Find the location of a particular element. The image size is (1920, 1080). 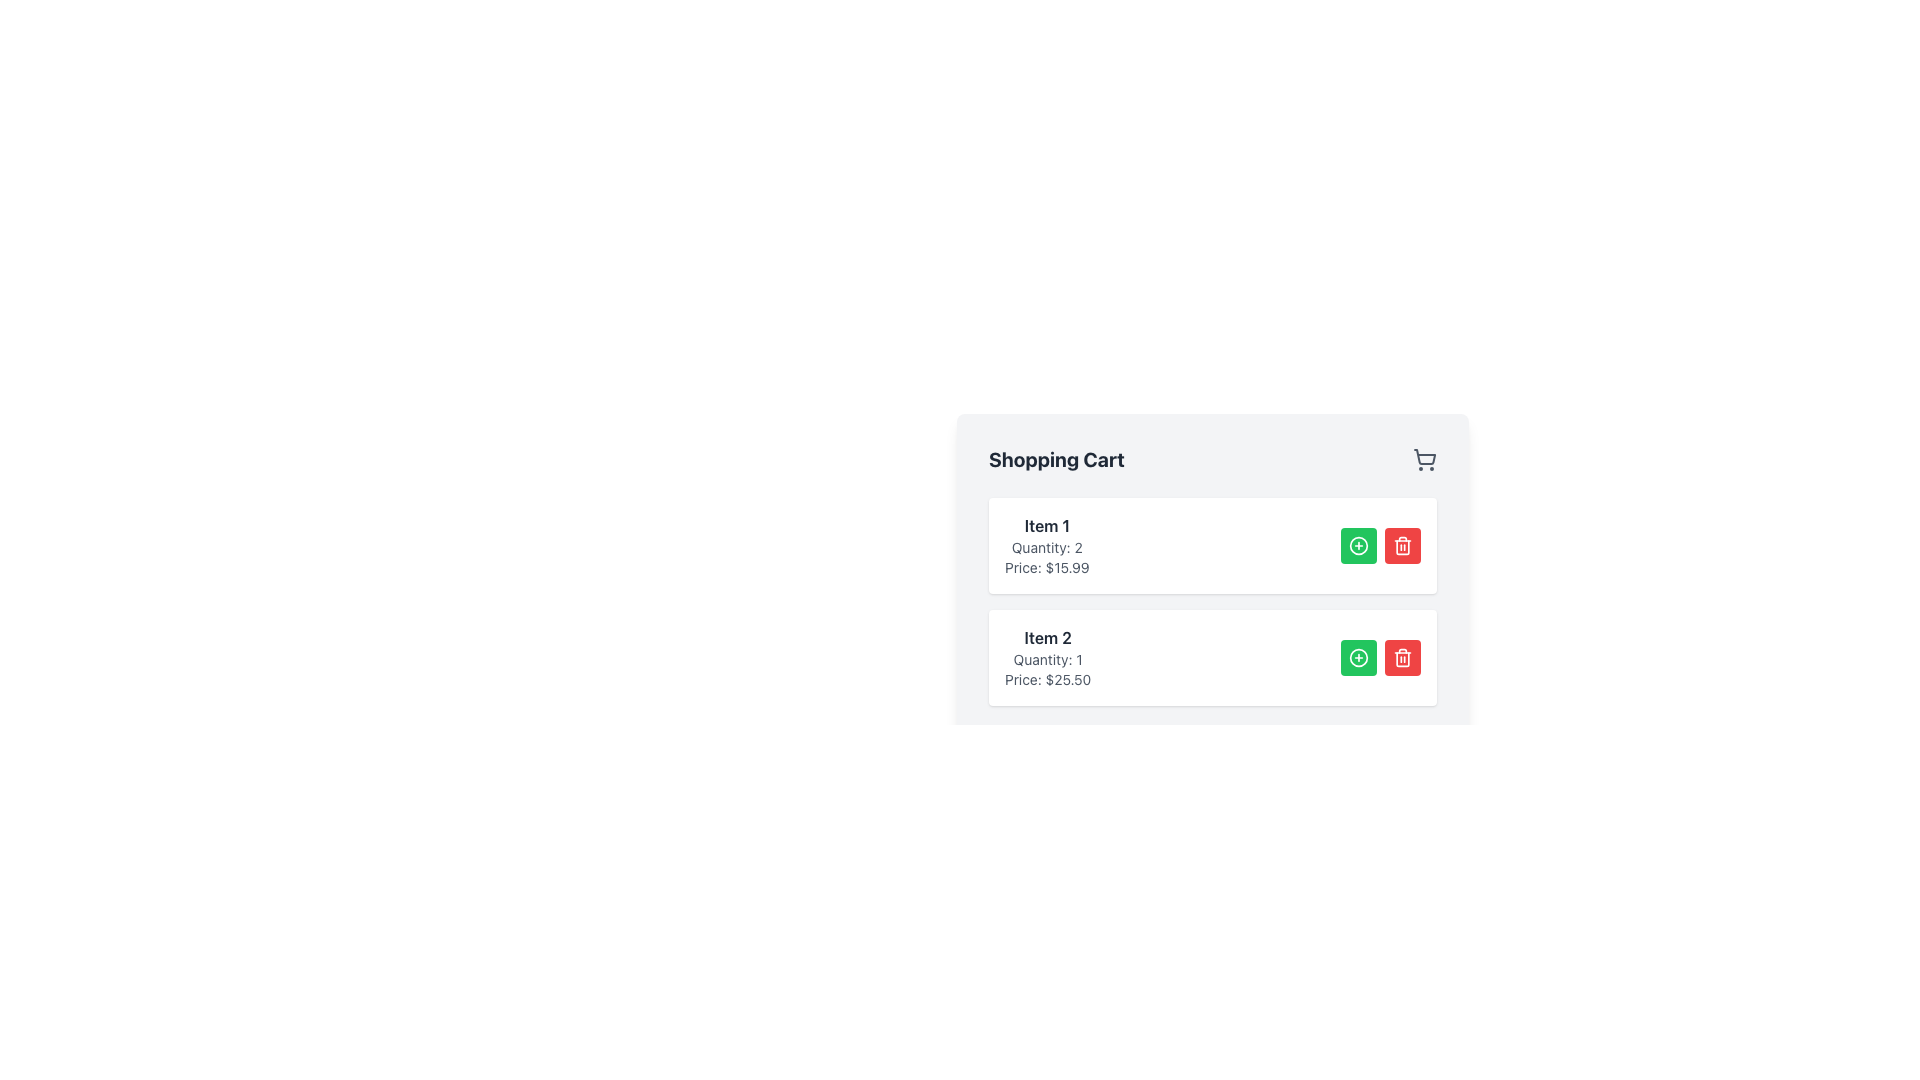

the static display text for 'Item 2' in the shopping cart, which provides details about the item's name, quantity, and price is located at coordinates (1047, 658).